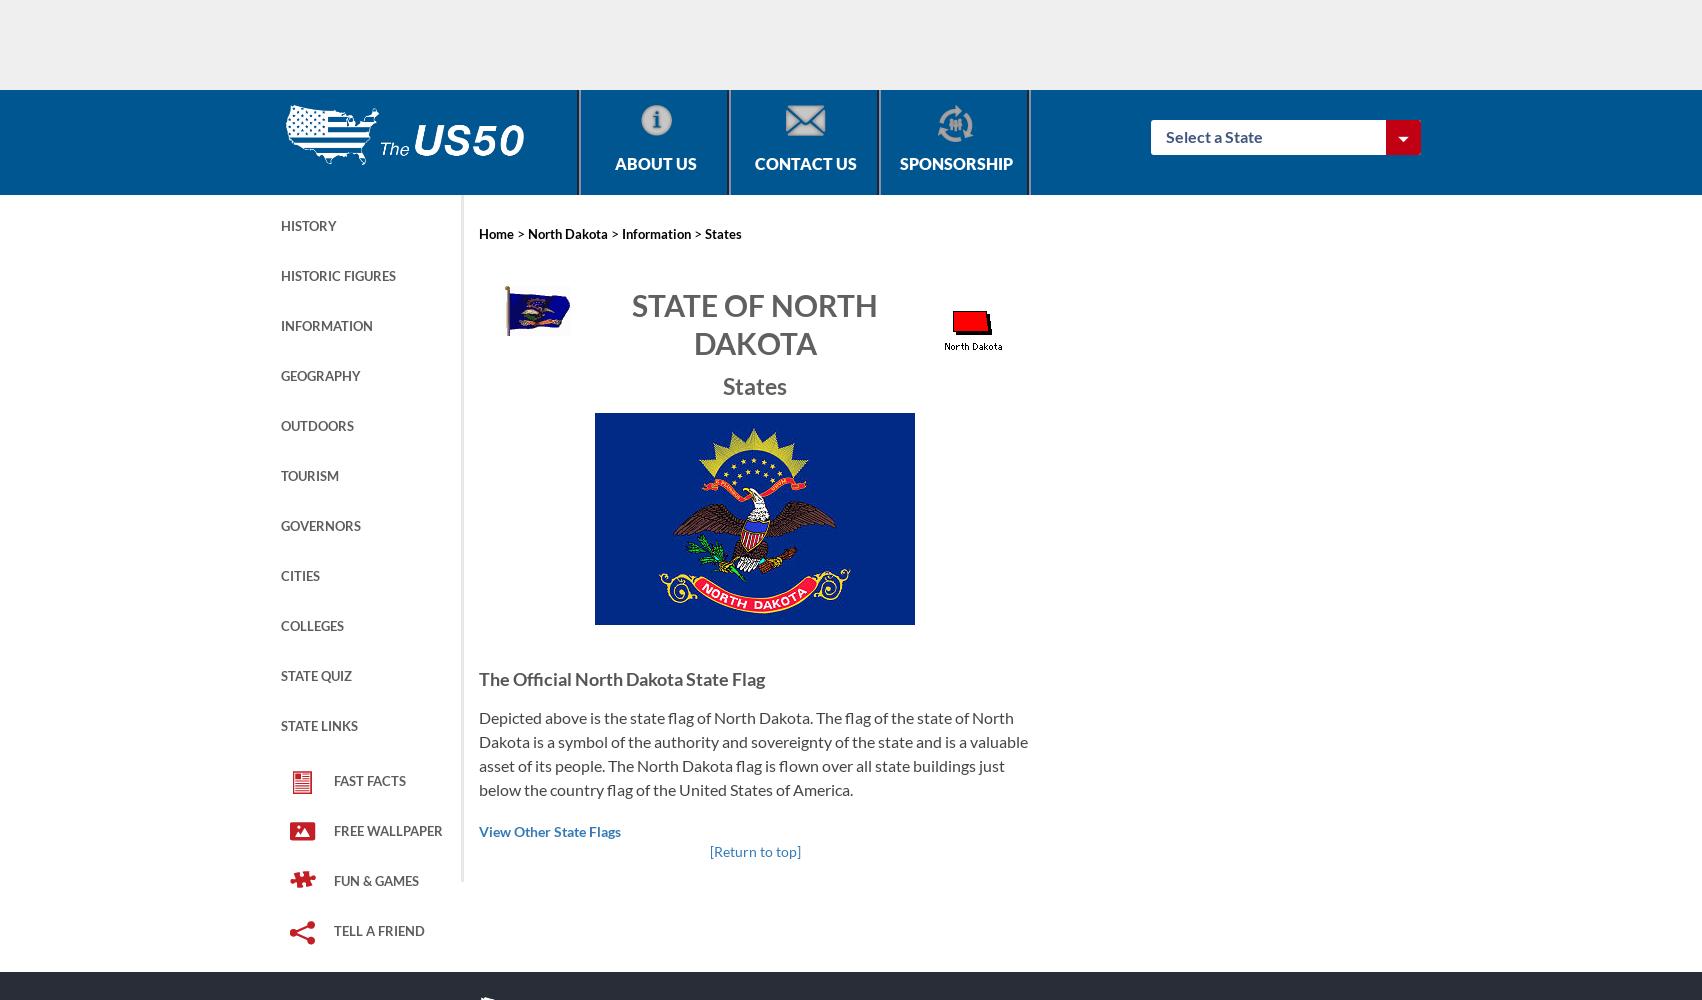 The image size is (1702, 1000). Describe the element at coordinates (752, 752) in the screenshot. I see `'Depicted above is the state flag of North Dakota.  The flag of the state of North Dakota is a symbol of the authority and sovereignty of the state and is a valuable asset of its people.  The North Dakota flag is flown over all state buildings just below the country flag of the United States of America.'` at that location.